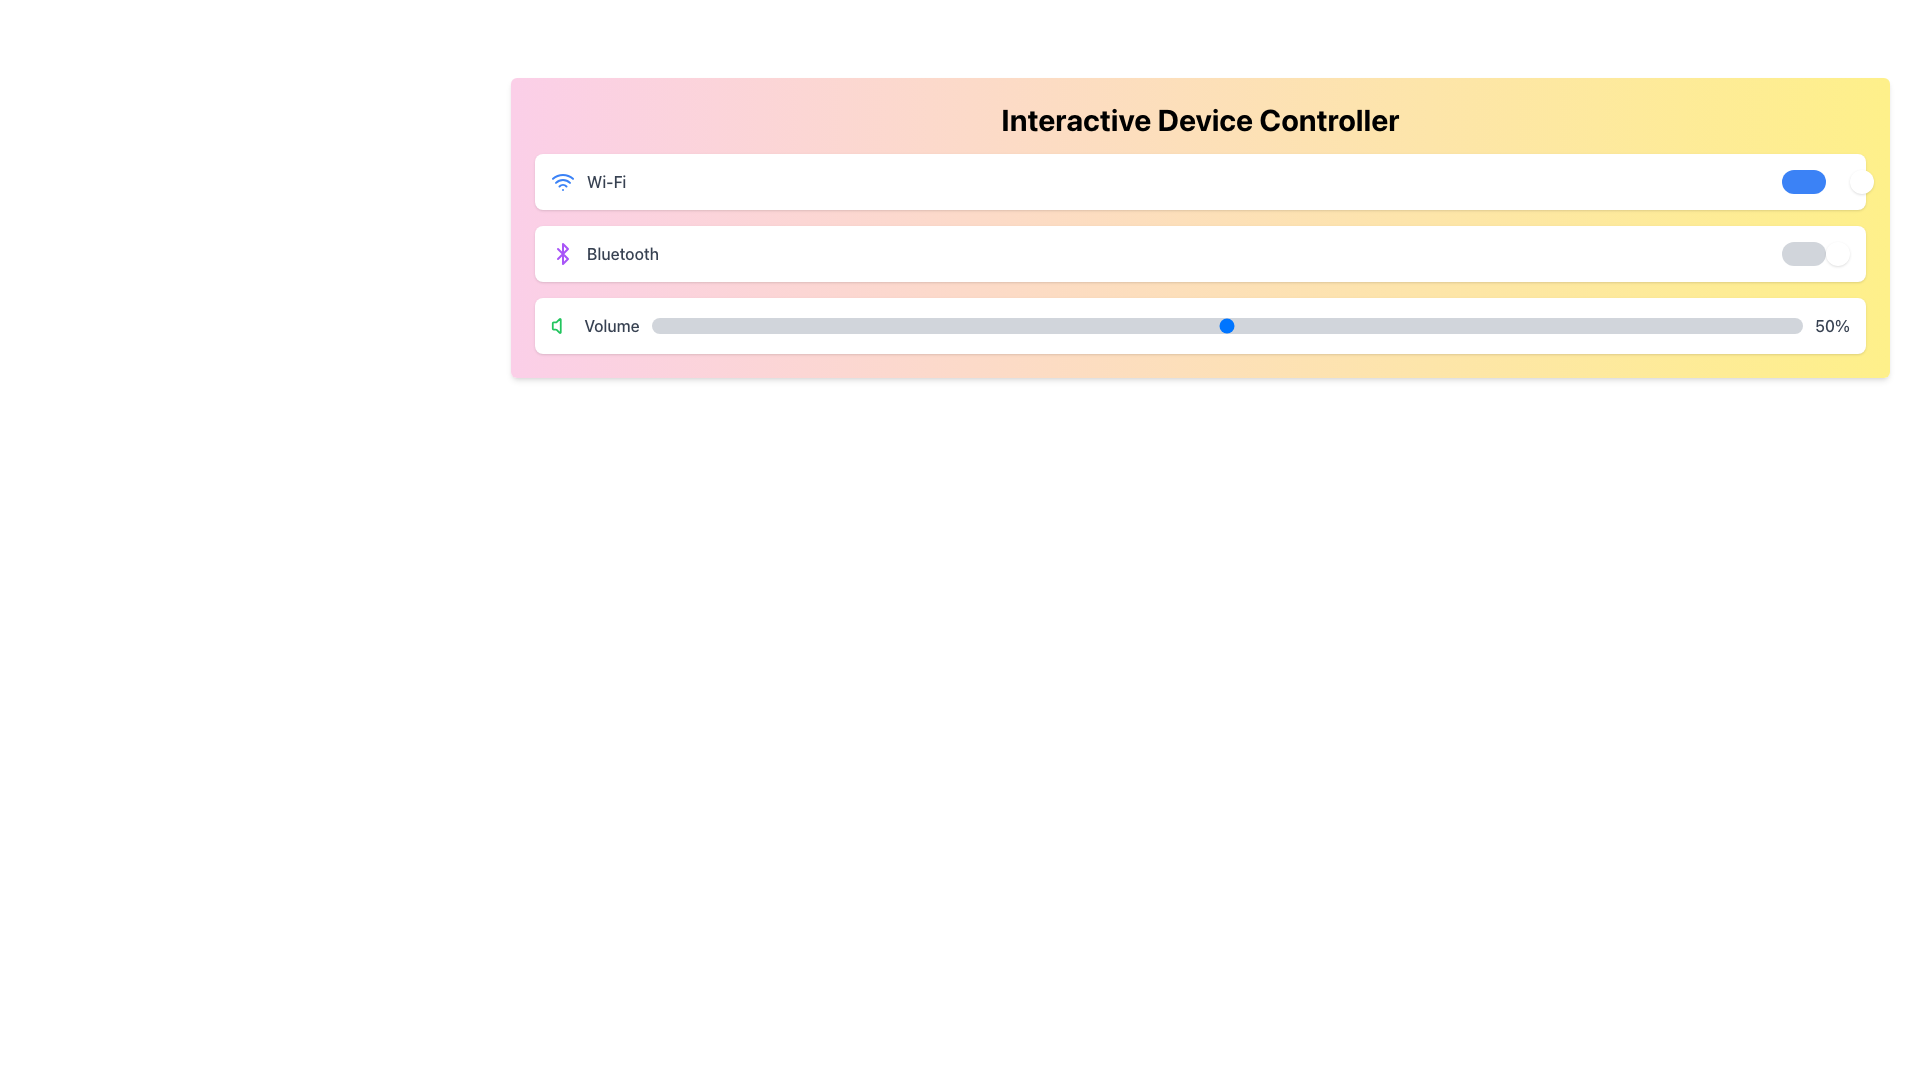 The height and width of the screenshot is (1080, 1920). Describe the element at coordinates (1387, 325) in the screenshot. I see `the volume` at that location.